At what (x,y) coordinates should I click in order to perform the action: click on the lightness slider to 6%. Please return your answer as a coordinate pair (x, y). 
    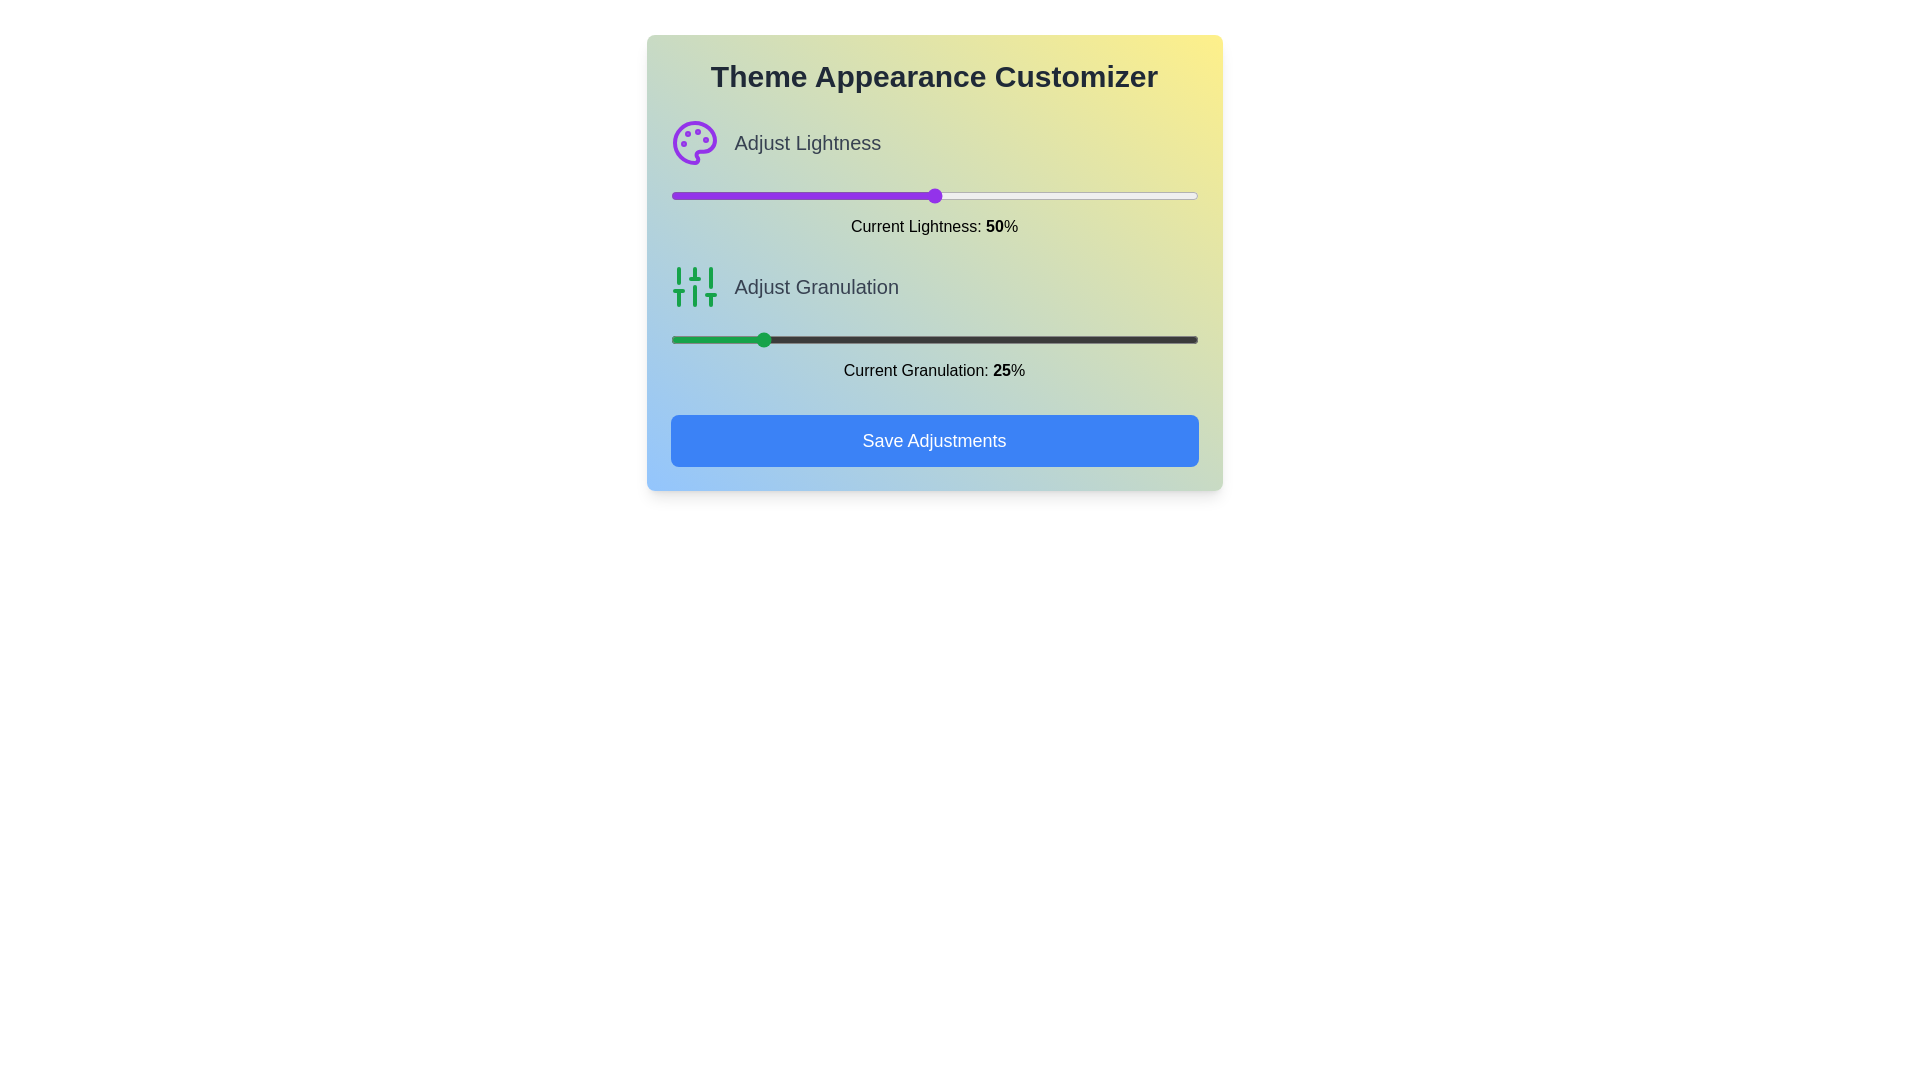
    Looking at the image, I should click on (702, 196).